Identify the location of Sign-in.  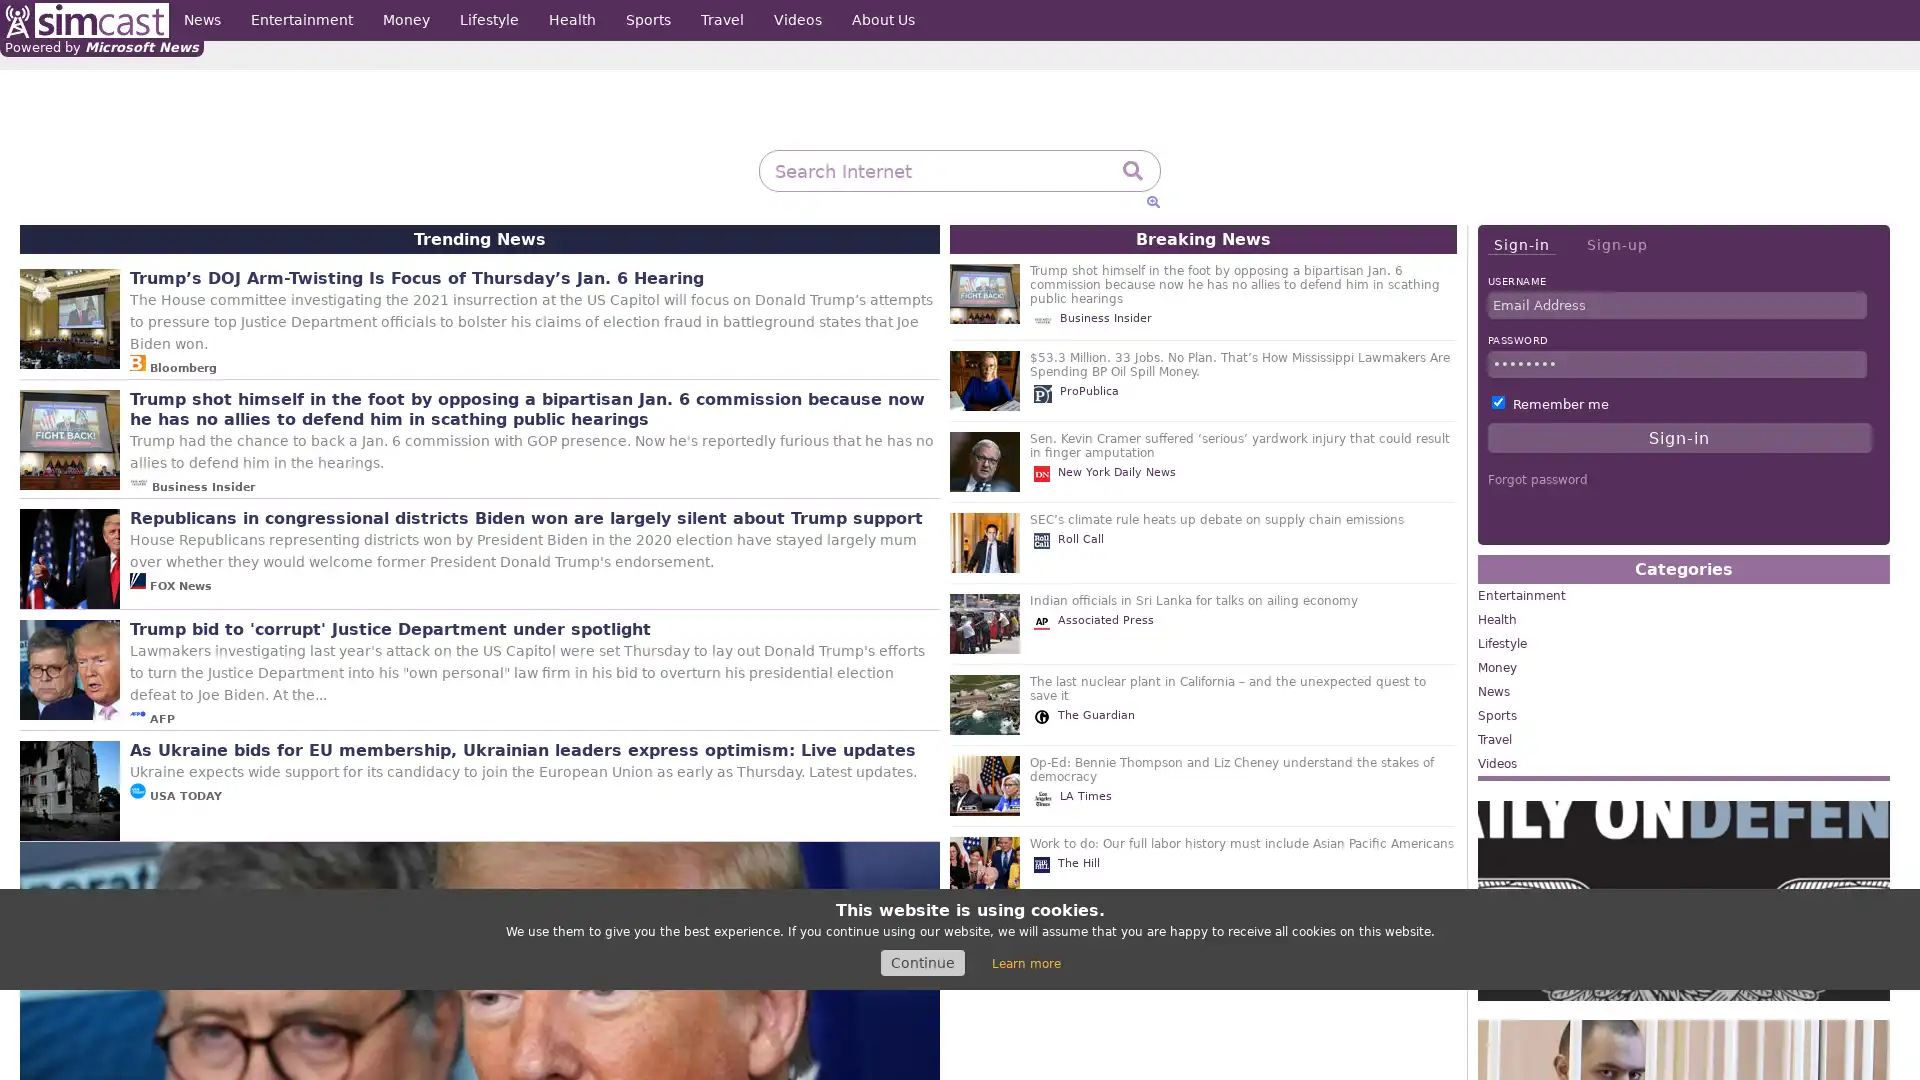
(1520, 244).